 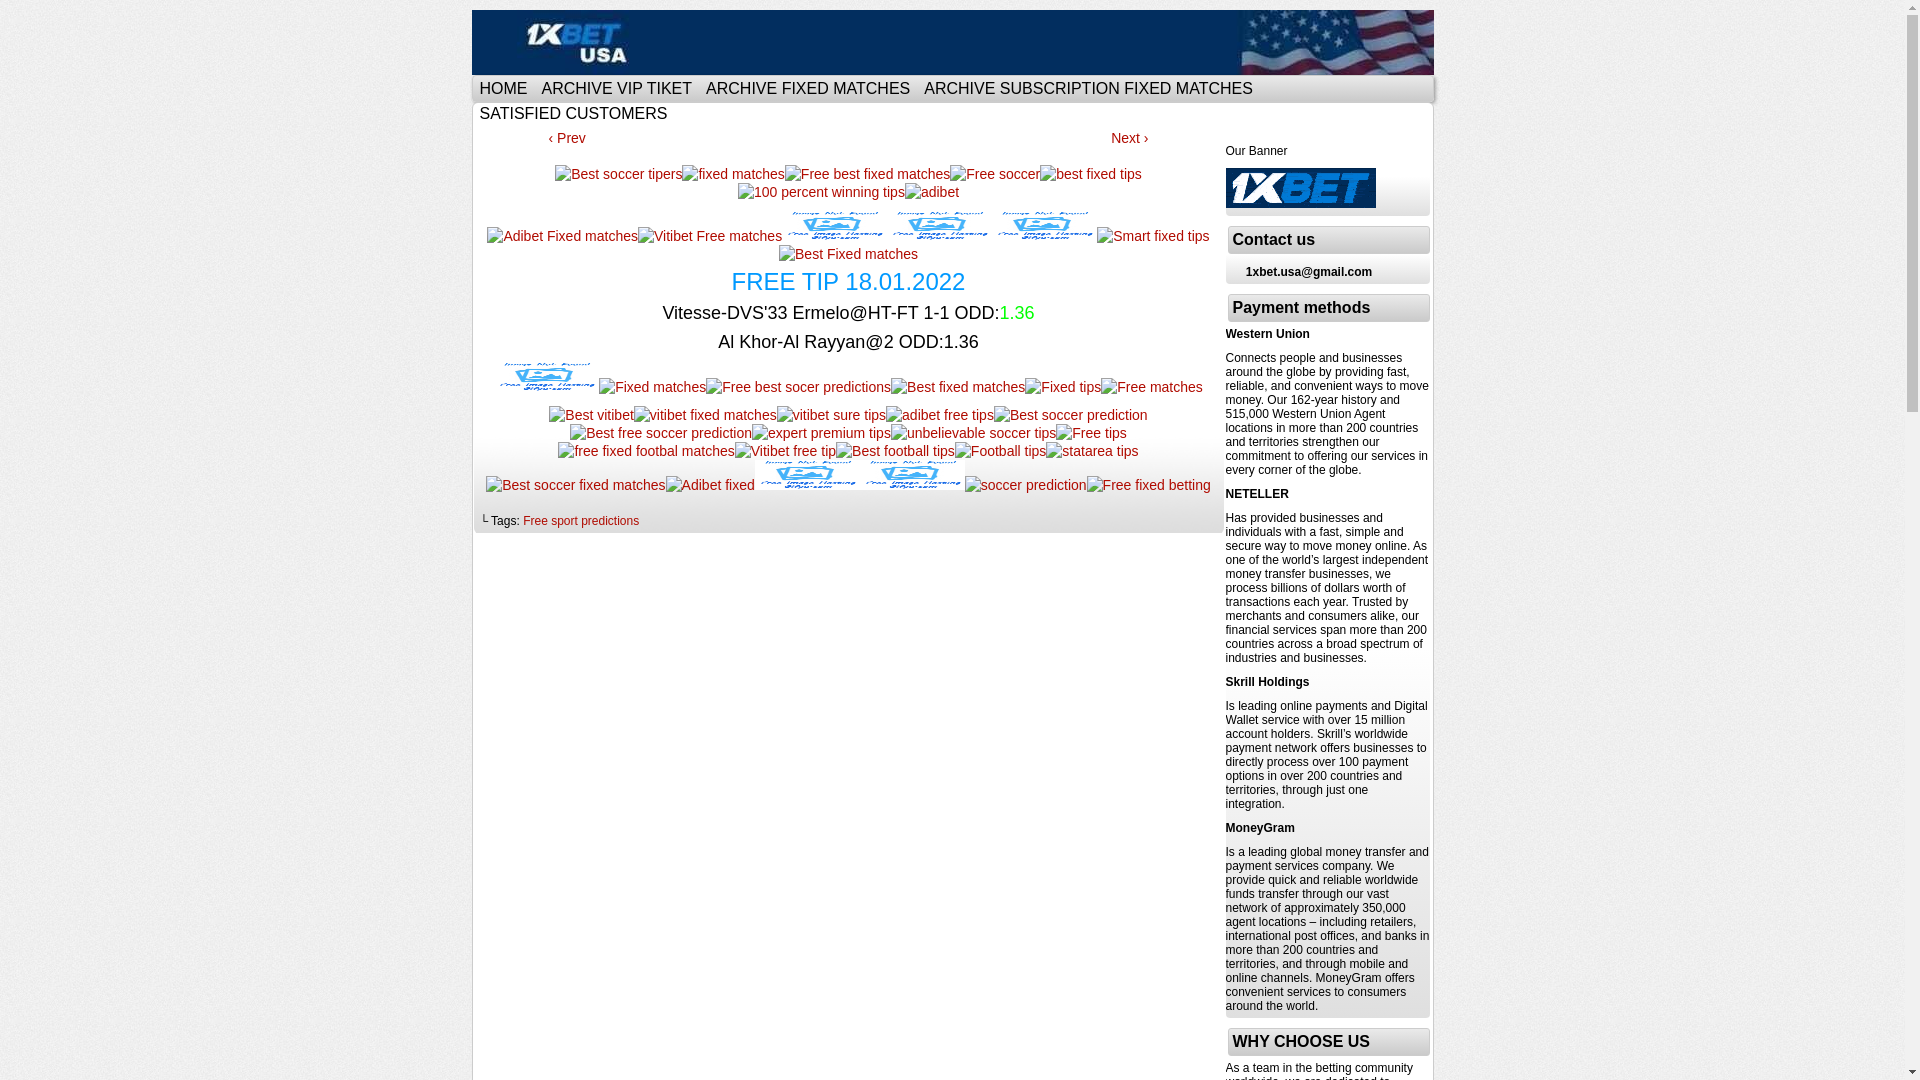 What do you see at coordinates (710, 485) in the screenshot?
I see `'Adibet fixed'` at bounding box center [710, 485].